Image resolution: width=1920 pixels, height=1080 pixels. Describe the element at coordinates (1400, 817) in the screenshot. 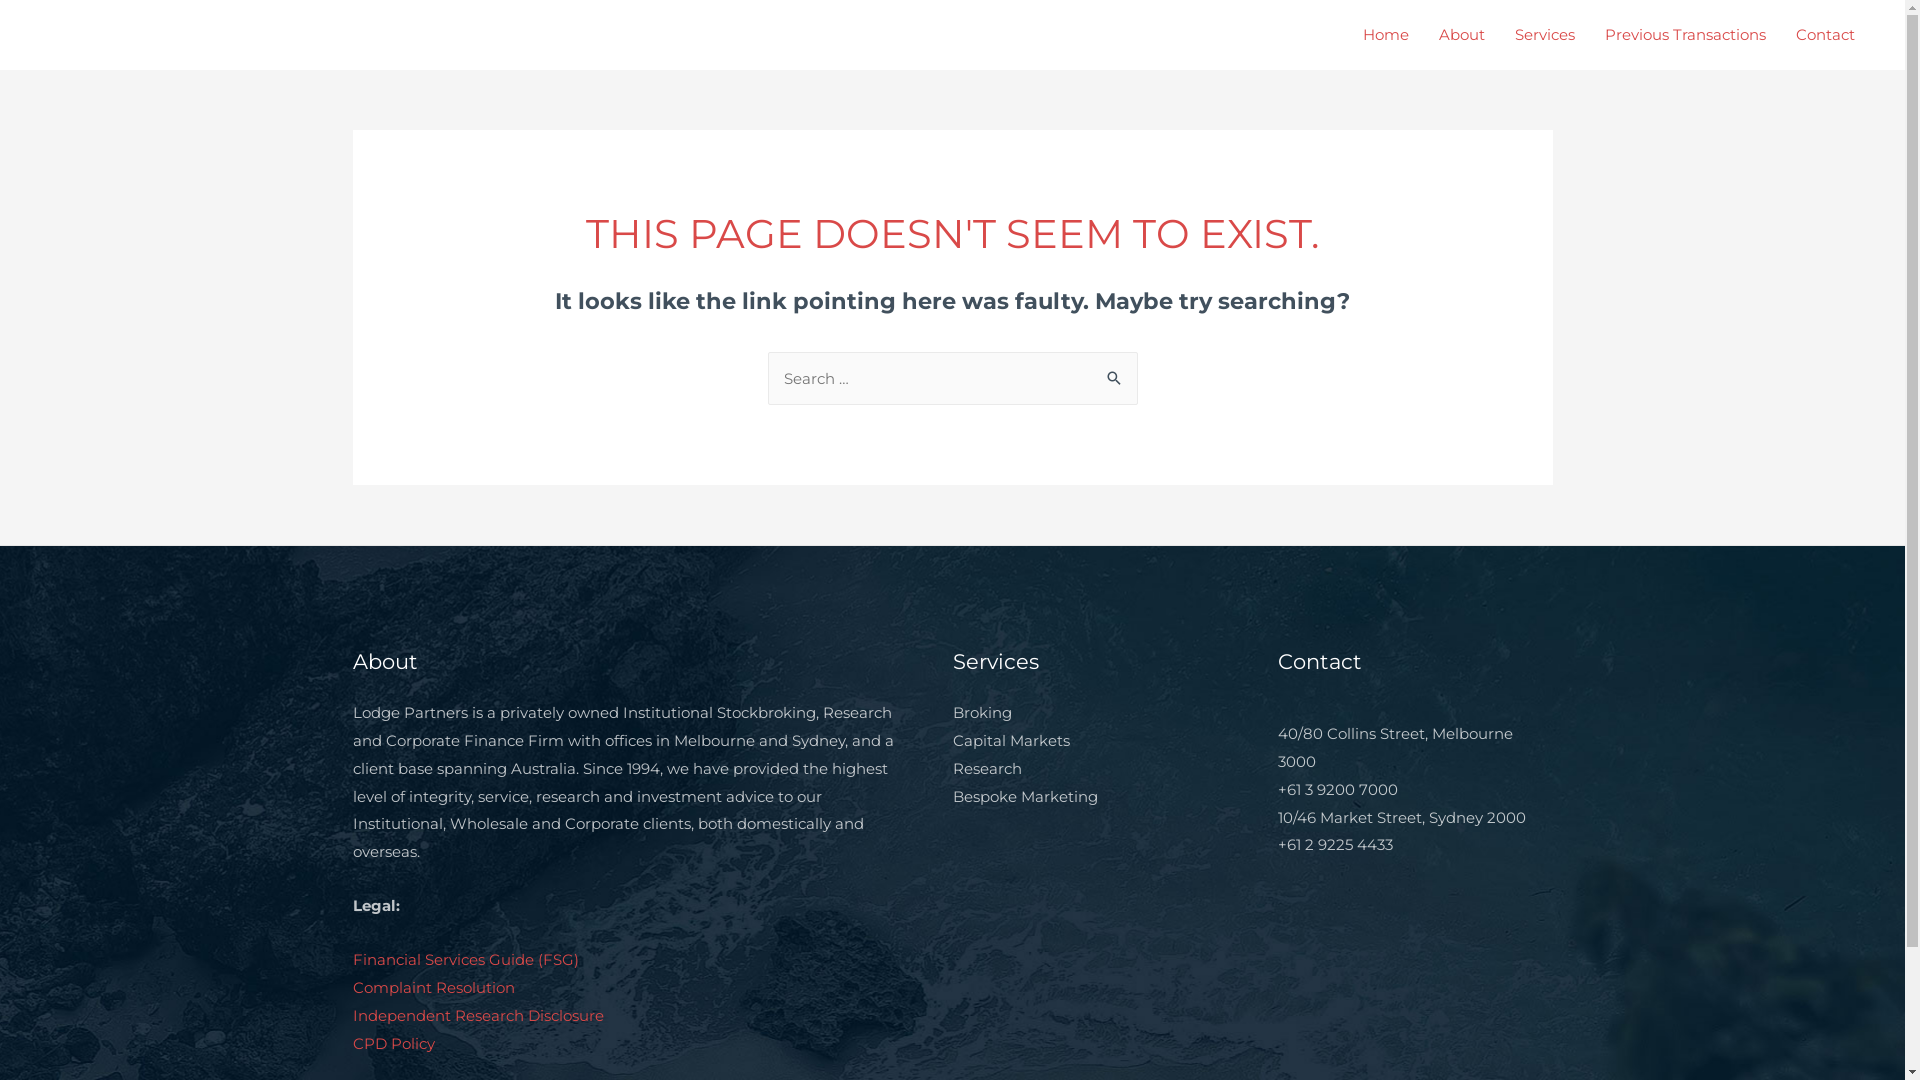

I see `'10/46 Market Street, Sydney 2000'` at that location.